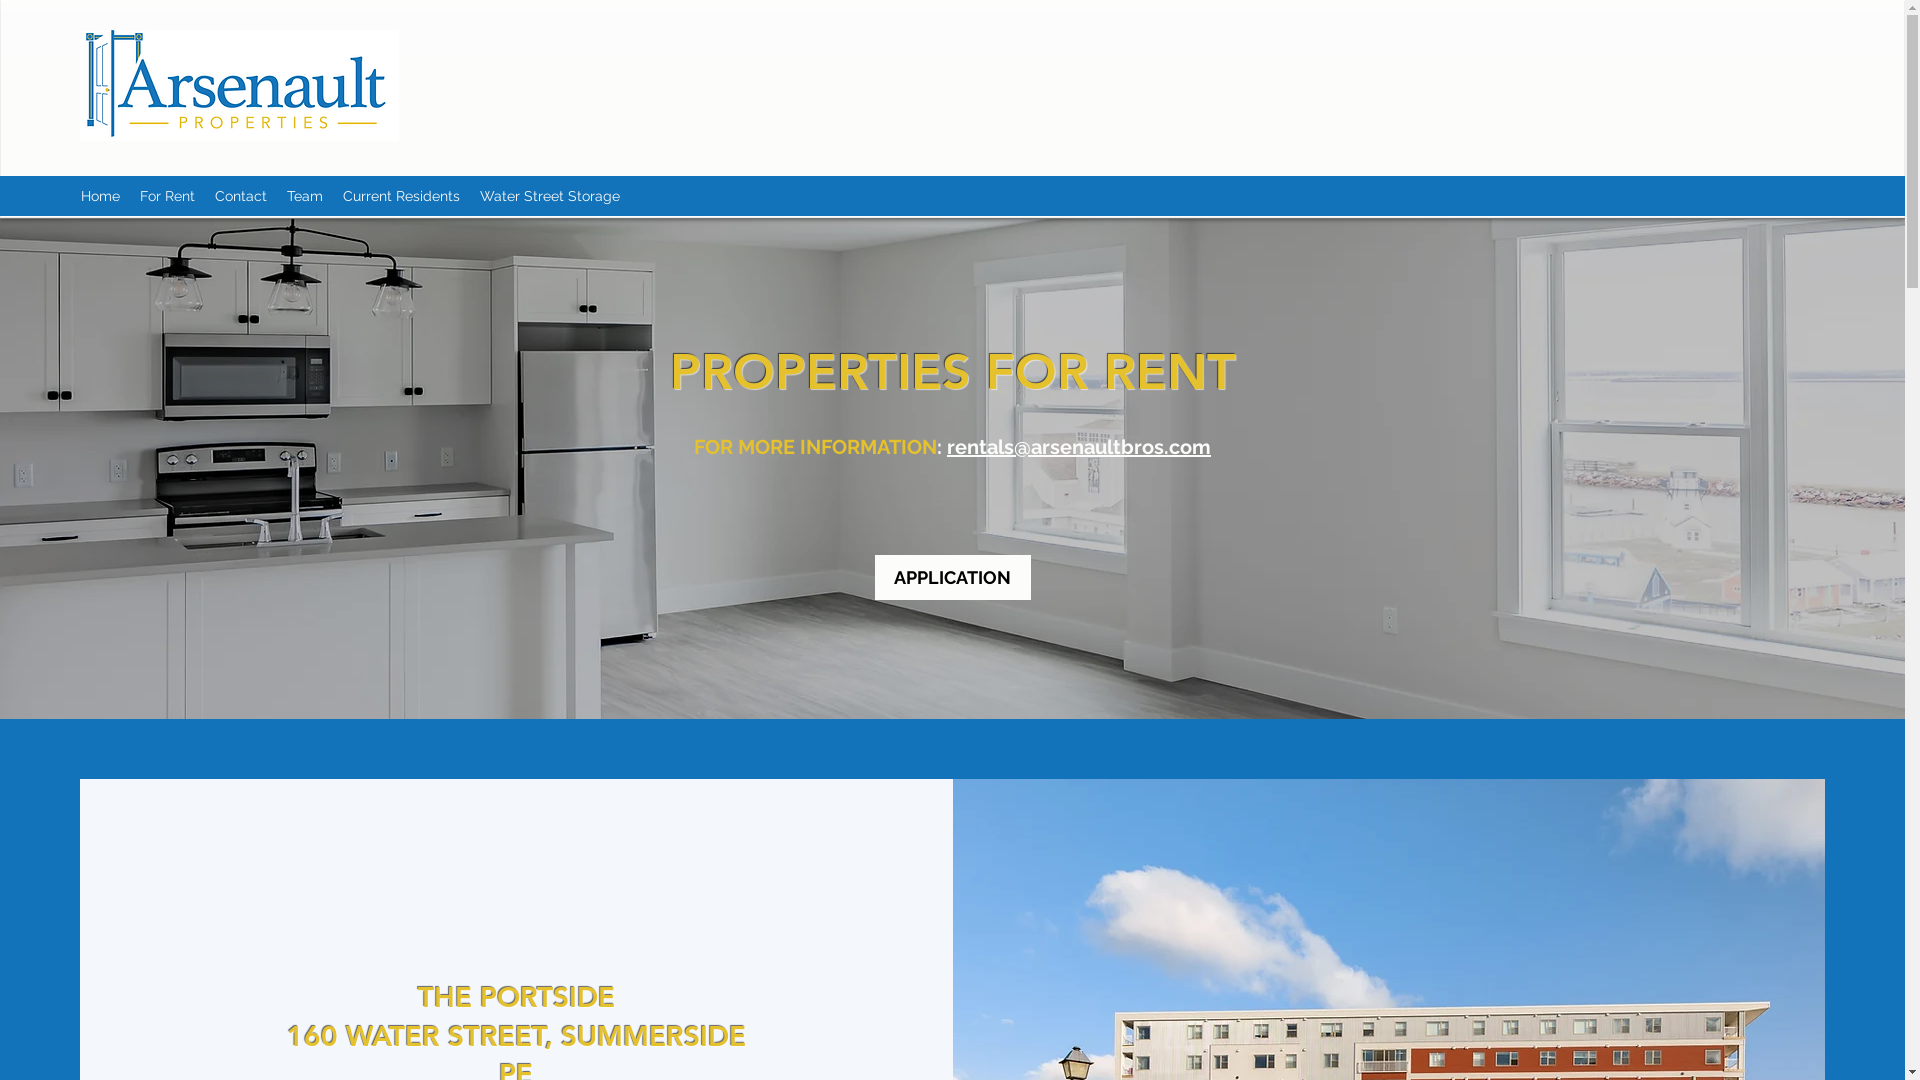 Image resolution: width=1920 pixels, height=1080 pixels. What do you see at coordinates (304, 196) in the screenshot?
I see `'Team'` at bounding box center [304, 196].